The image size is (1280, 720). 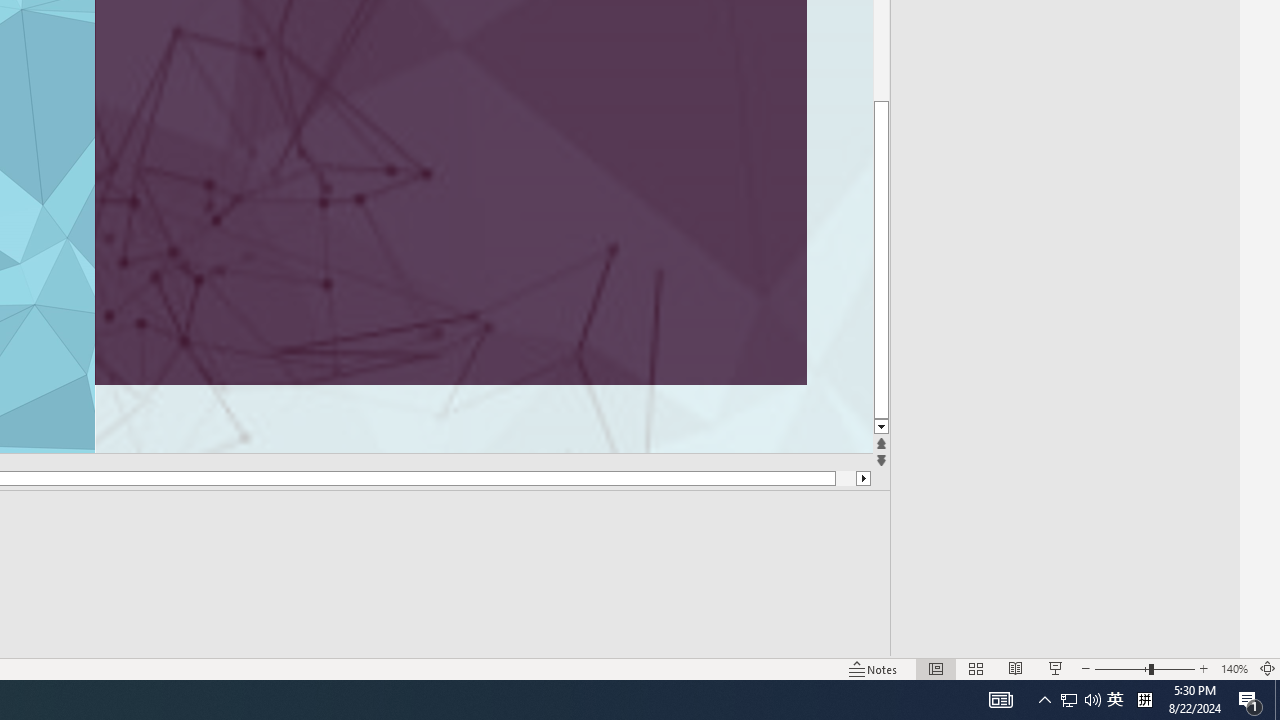 I want to click on 'Zoom 140%', so click(x=1233, y=669).